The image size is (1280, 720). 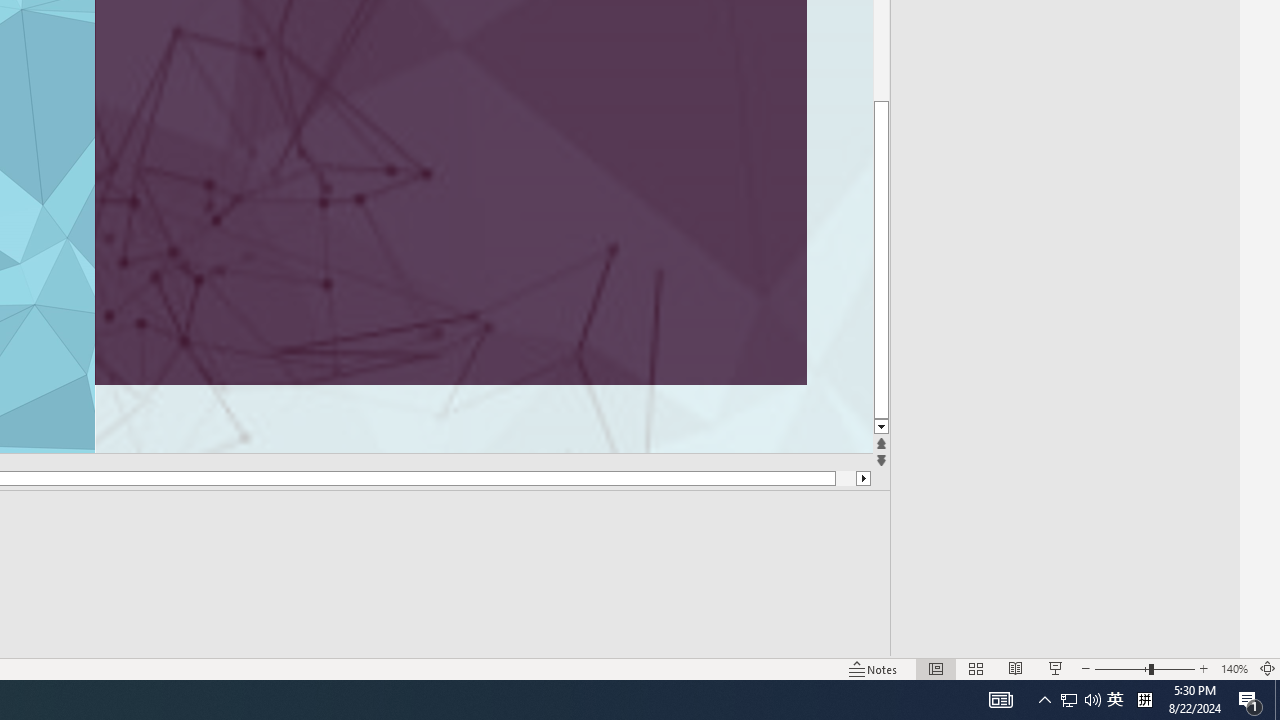 I want to click on 'Zoom 140%', so click(x=1233, y=669).